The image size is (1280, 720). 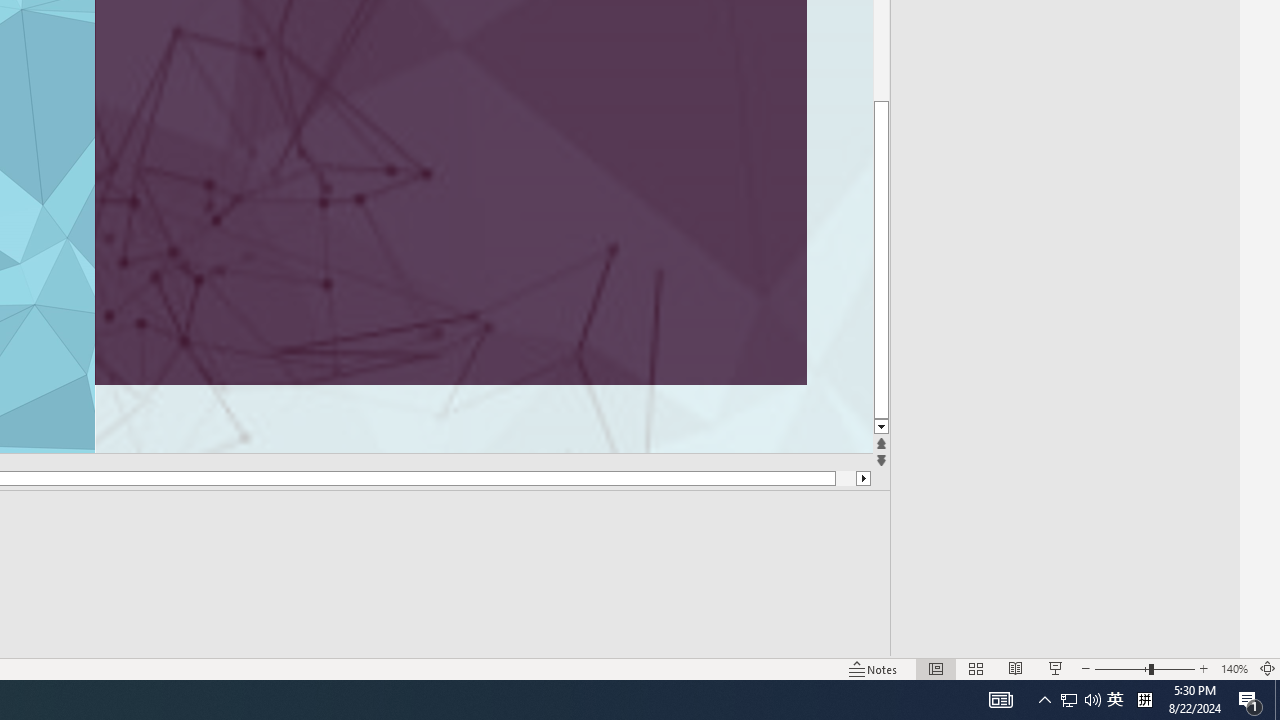 I want to click on 'Zoom 140%', so click(x=1233, y=669).